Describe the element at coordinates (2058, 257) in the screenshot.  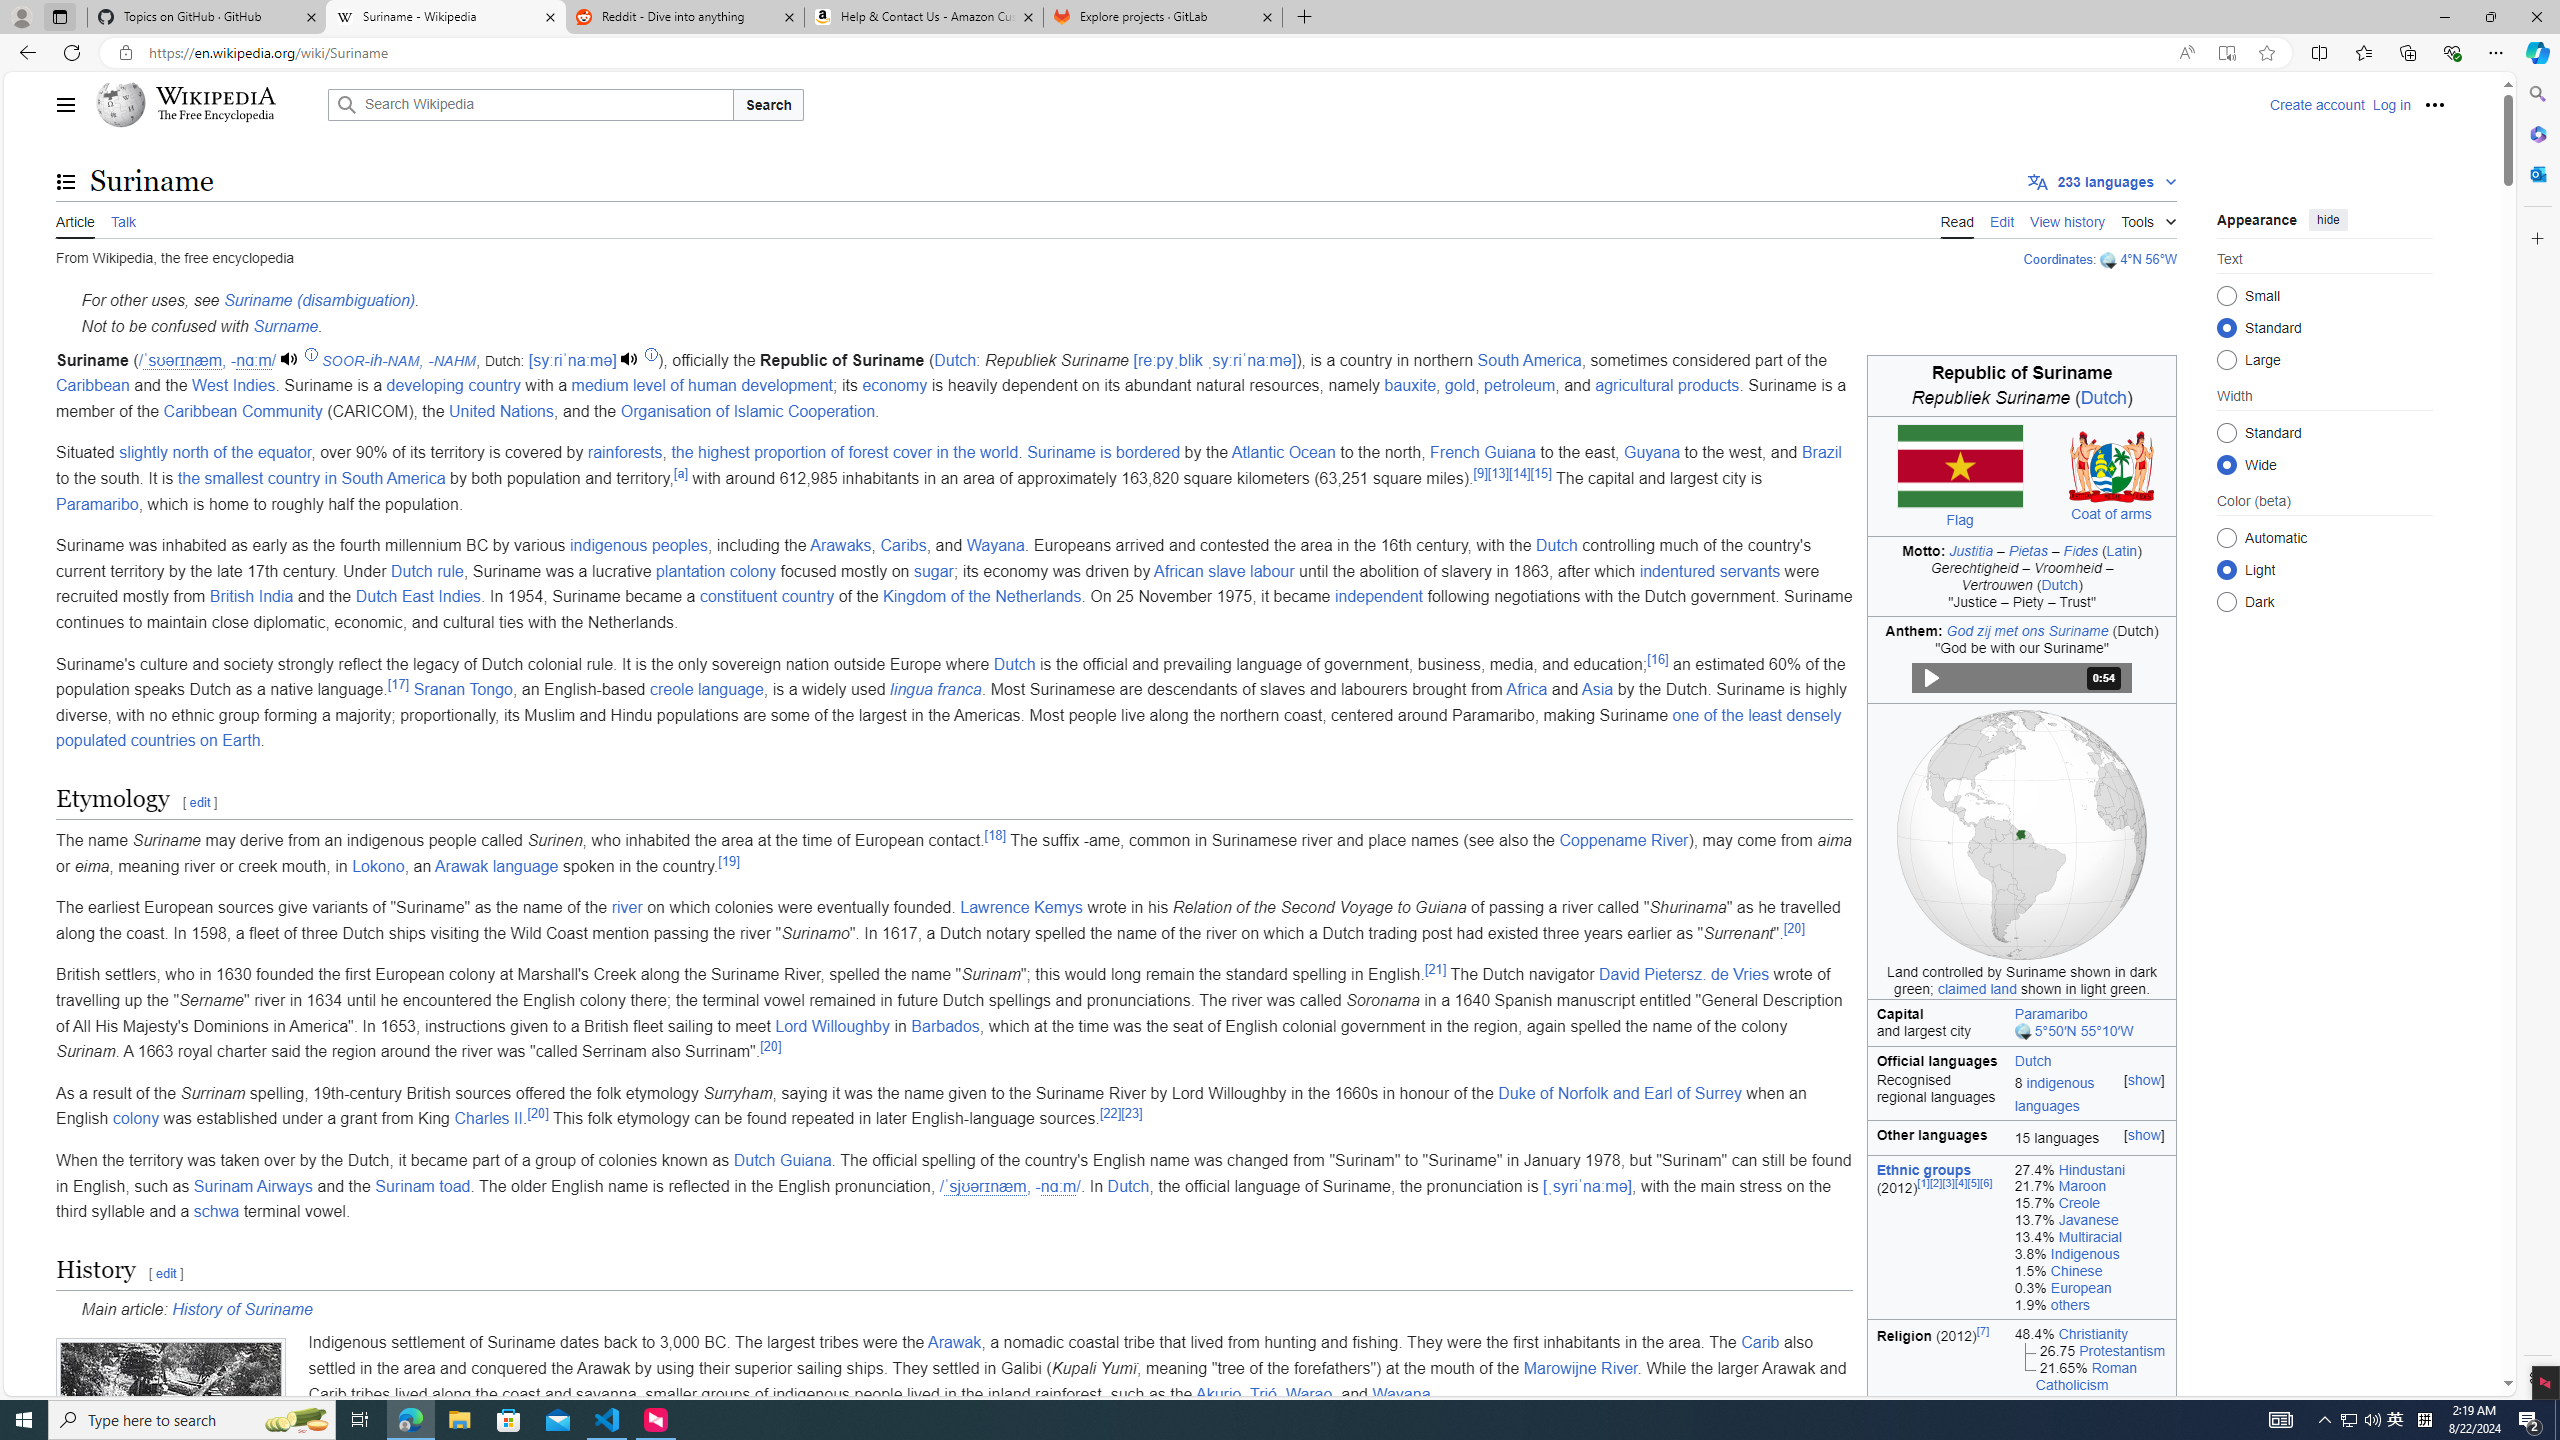
I see `'Coordinates'` at that location.